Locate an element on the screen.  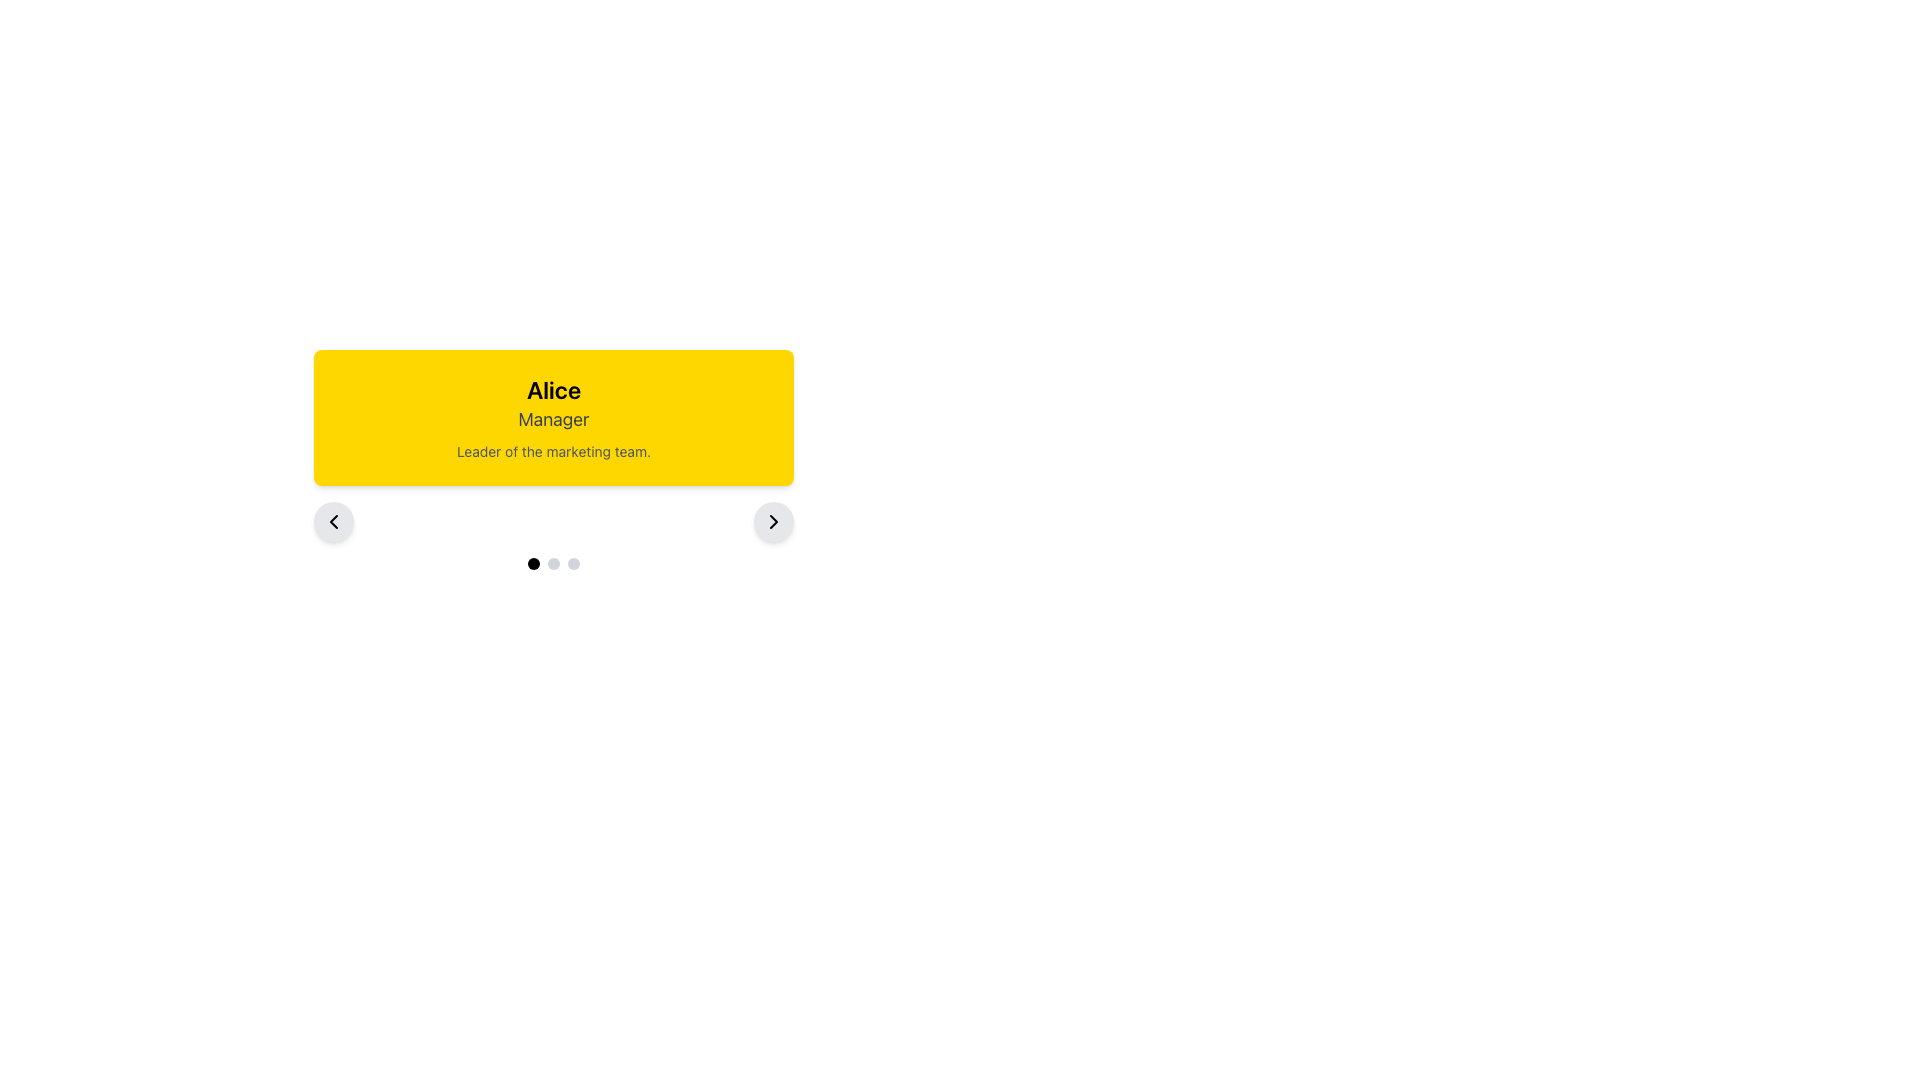
the Chevron icon inside the circular button located at the bottom-right corner of the yellow card displaying information about 'Alice, Manager' is located at coordinates (772, 520).